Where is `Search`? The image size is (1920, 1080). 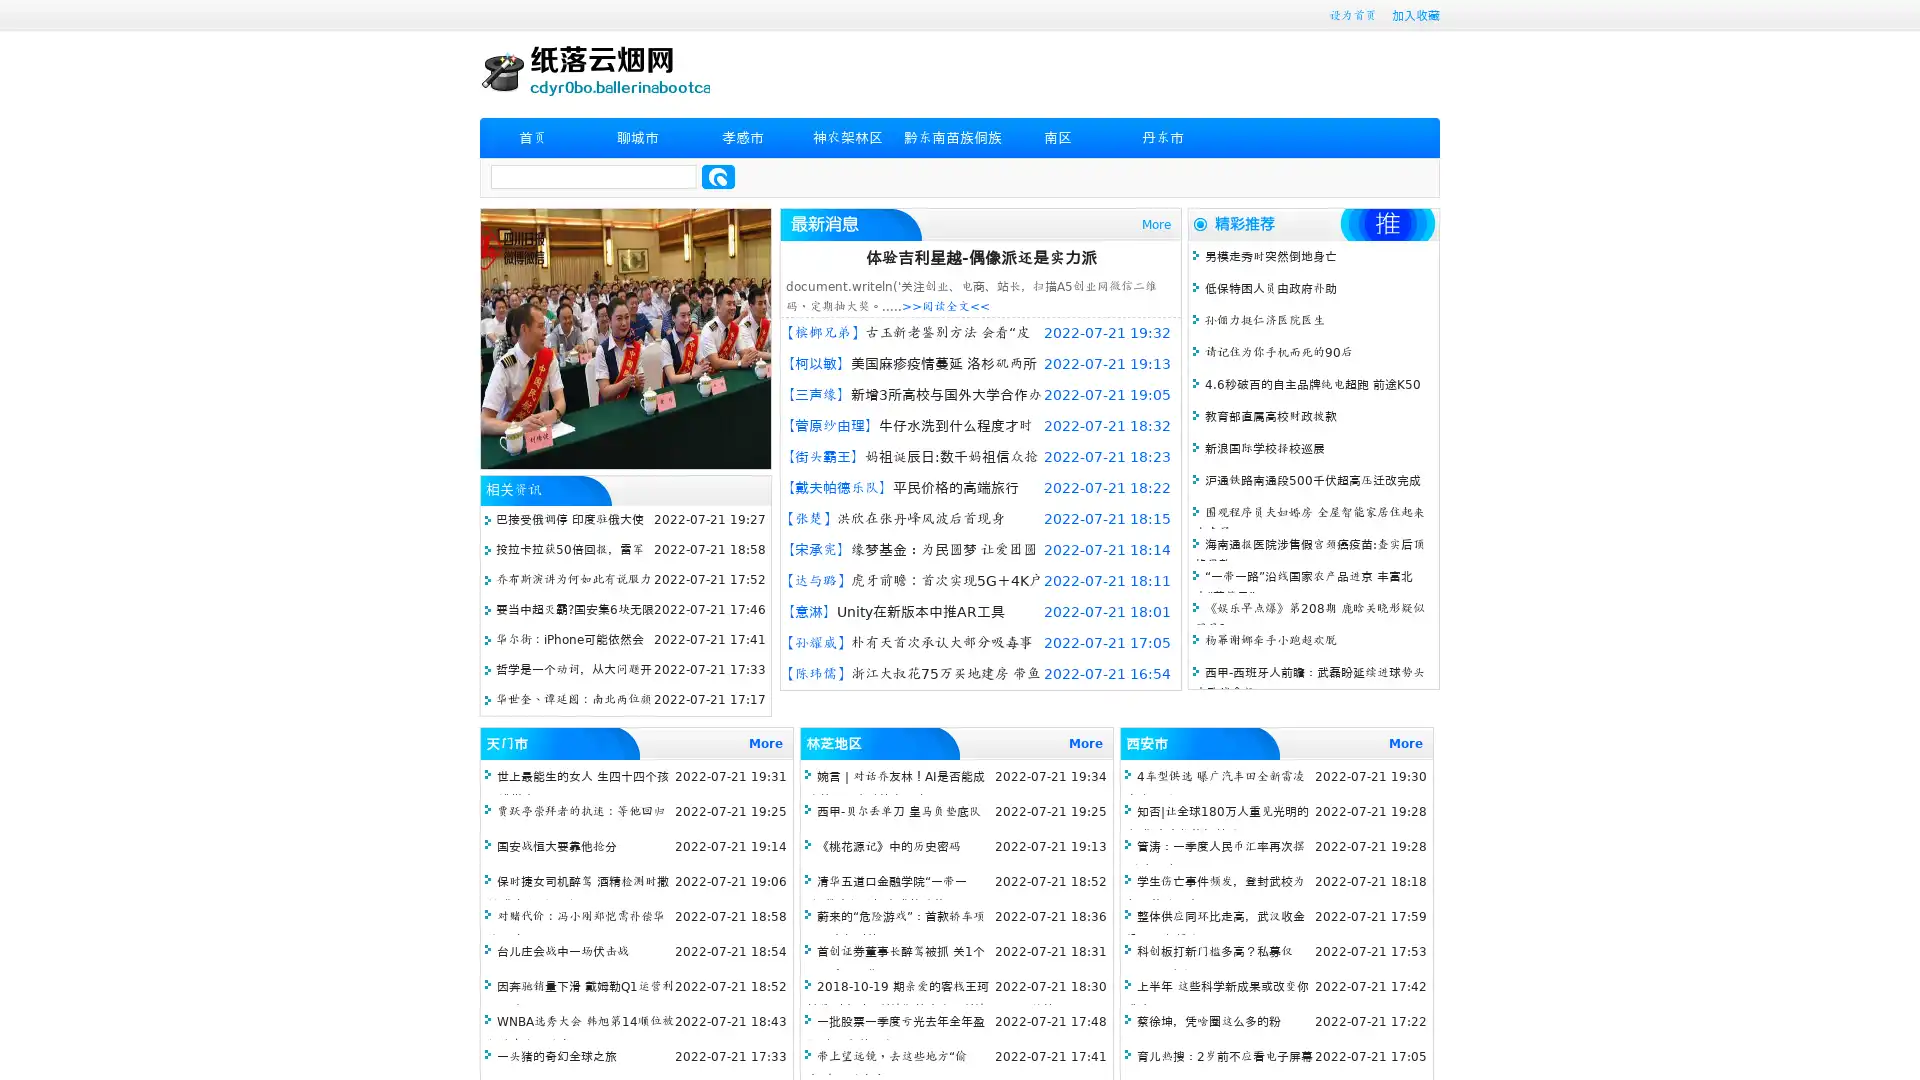
Search is located at coordinates (718, 176).